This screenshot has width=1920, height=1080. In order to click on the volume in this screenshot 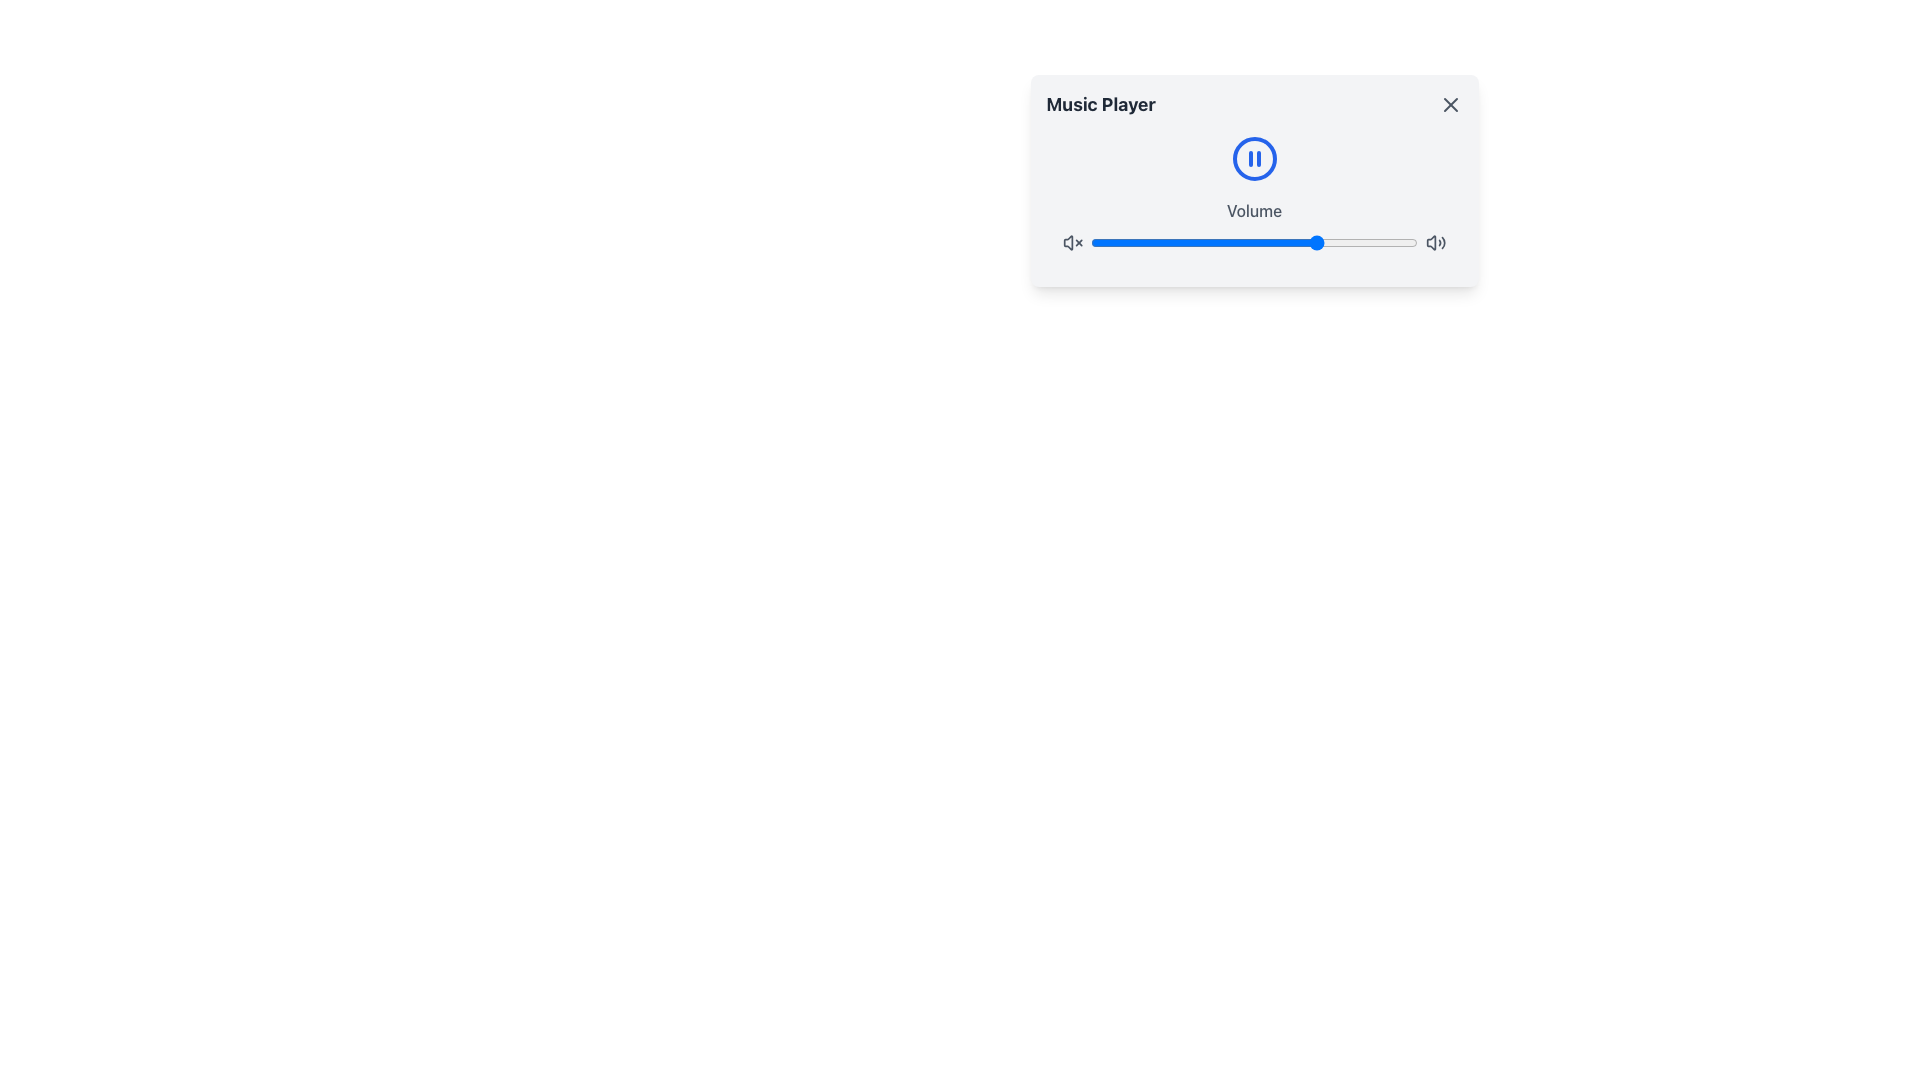, I will do `click(1367, 242)`.